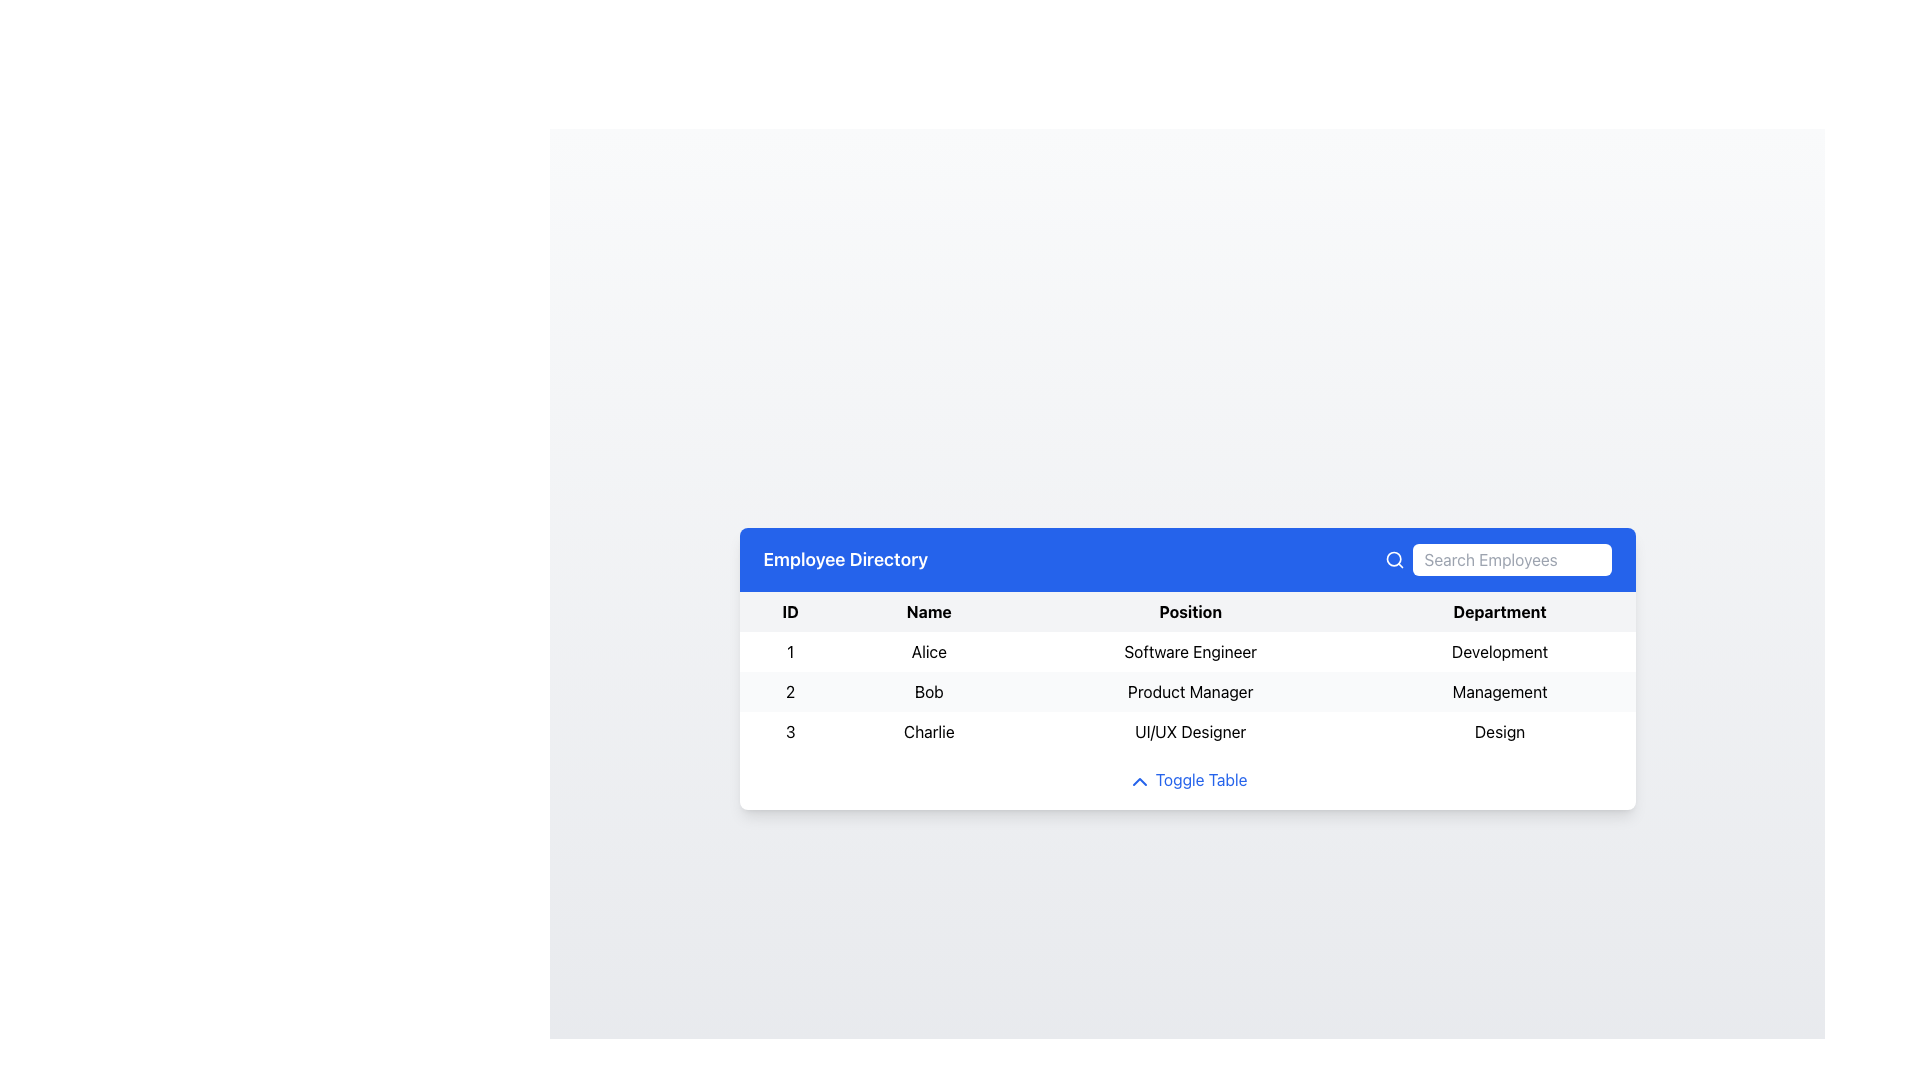 This screenshot has width=1920, height=1080. Describe the element at coordinates (1187, 668) in the screenshot. I see `a row in the employee directory table` at that location.